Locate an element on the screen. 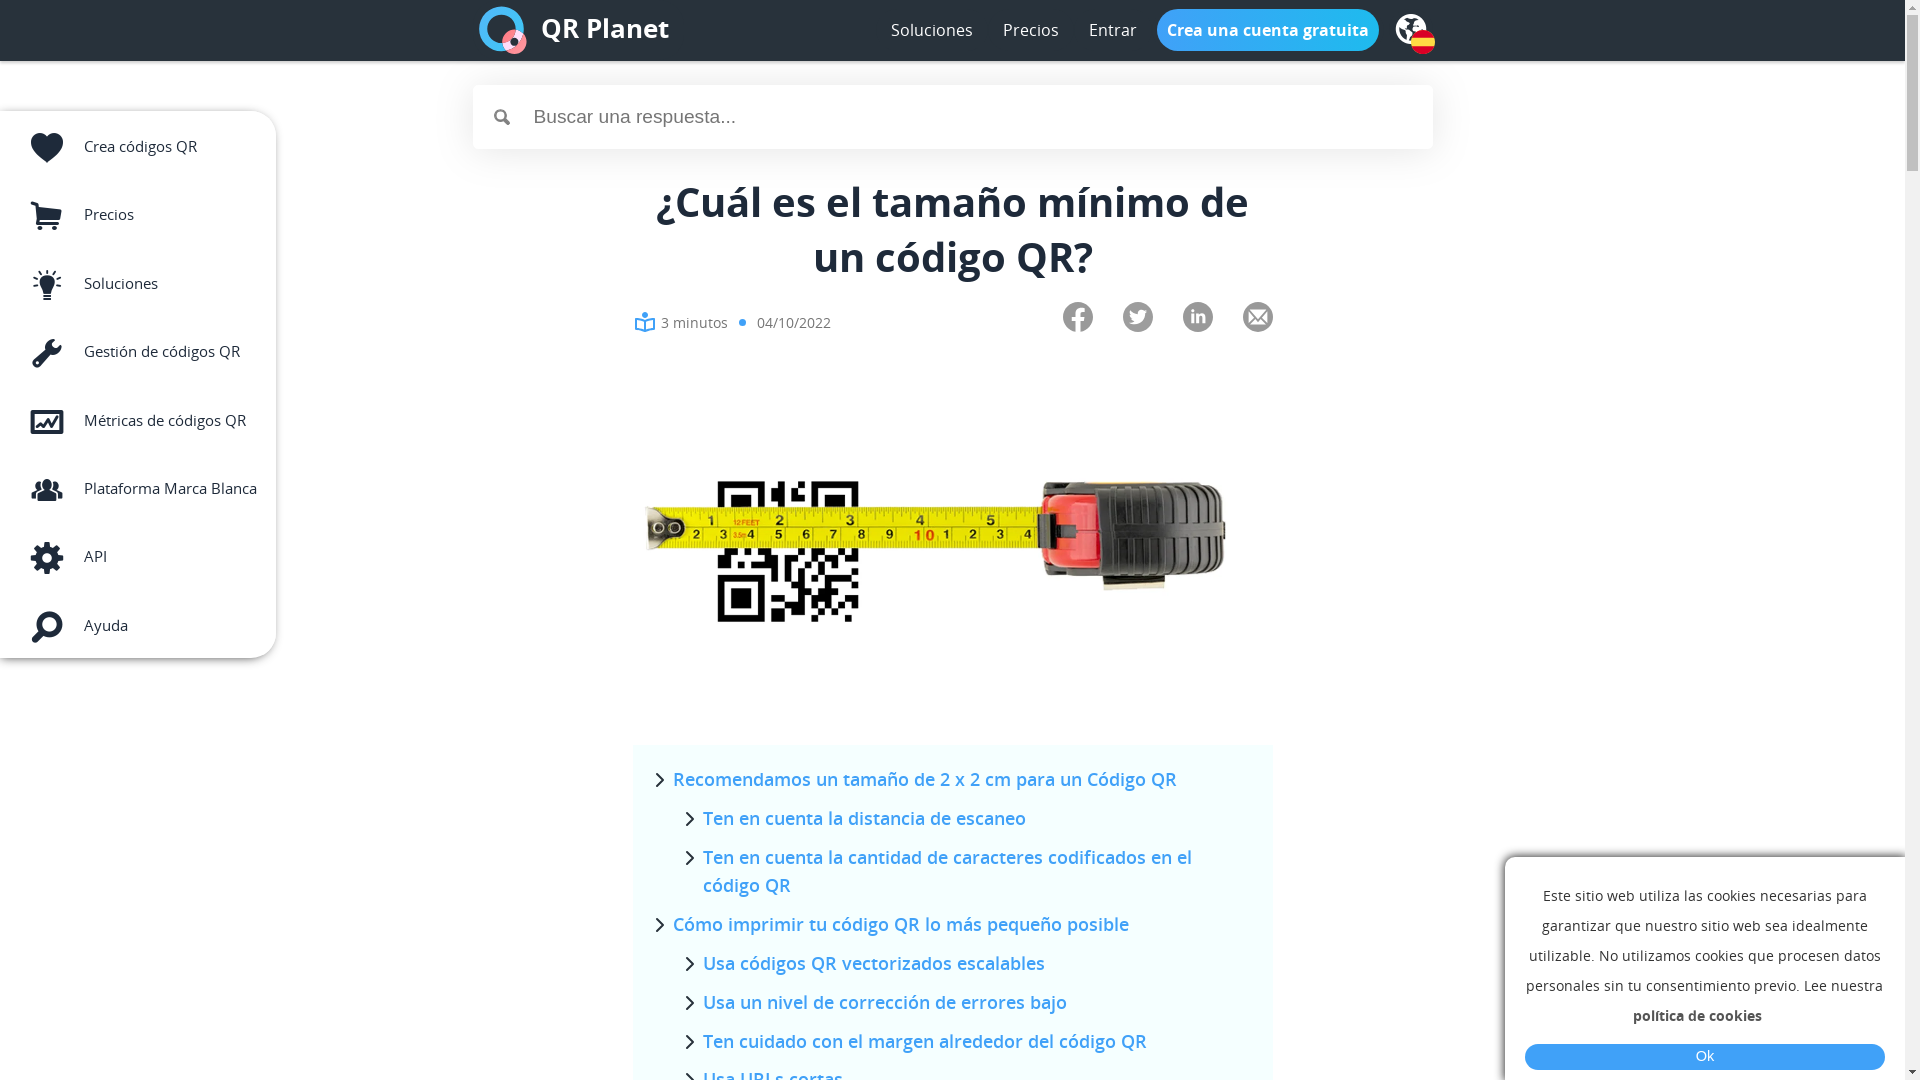  'Share on Facebook' is located at coordinates (1075, 318).